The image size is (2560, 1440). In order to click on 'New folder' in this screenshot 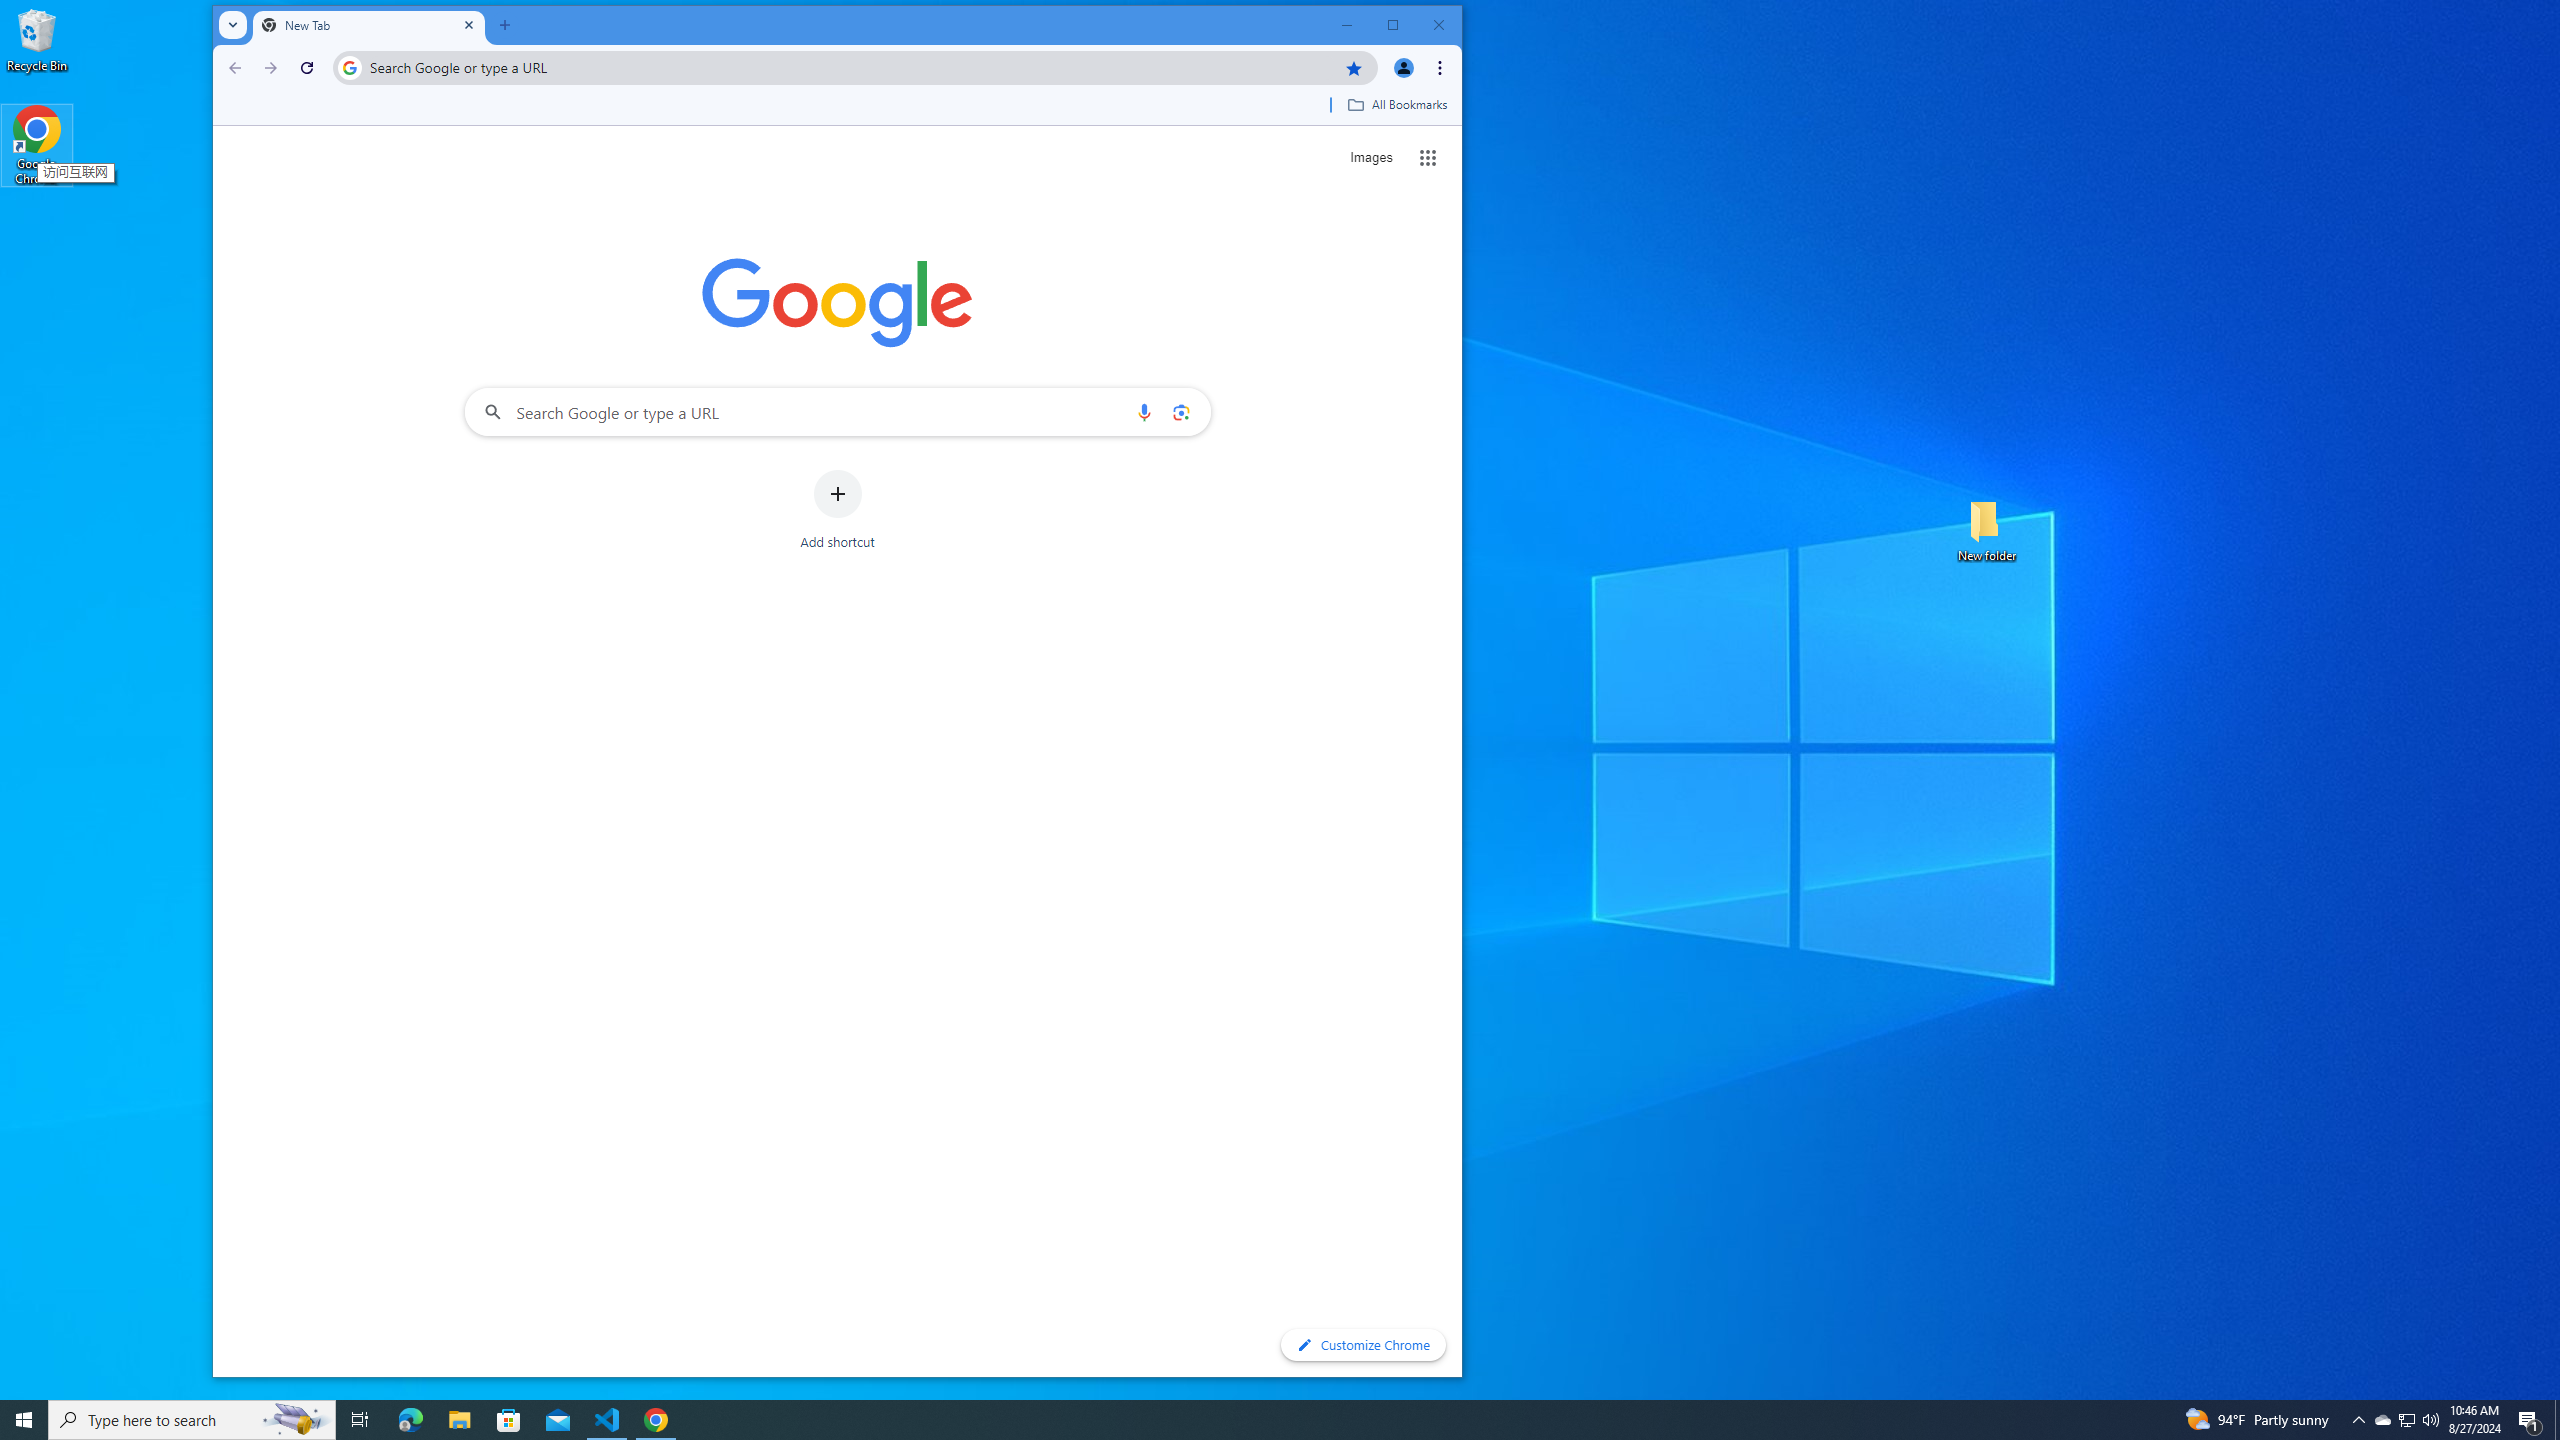, I will do `click(1986, 528)`.